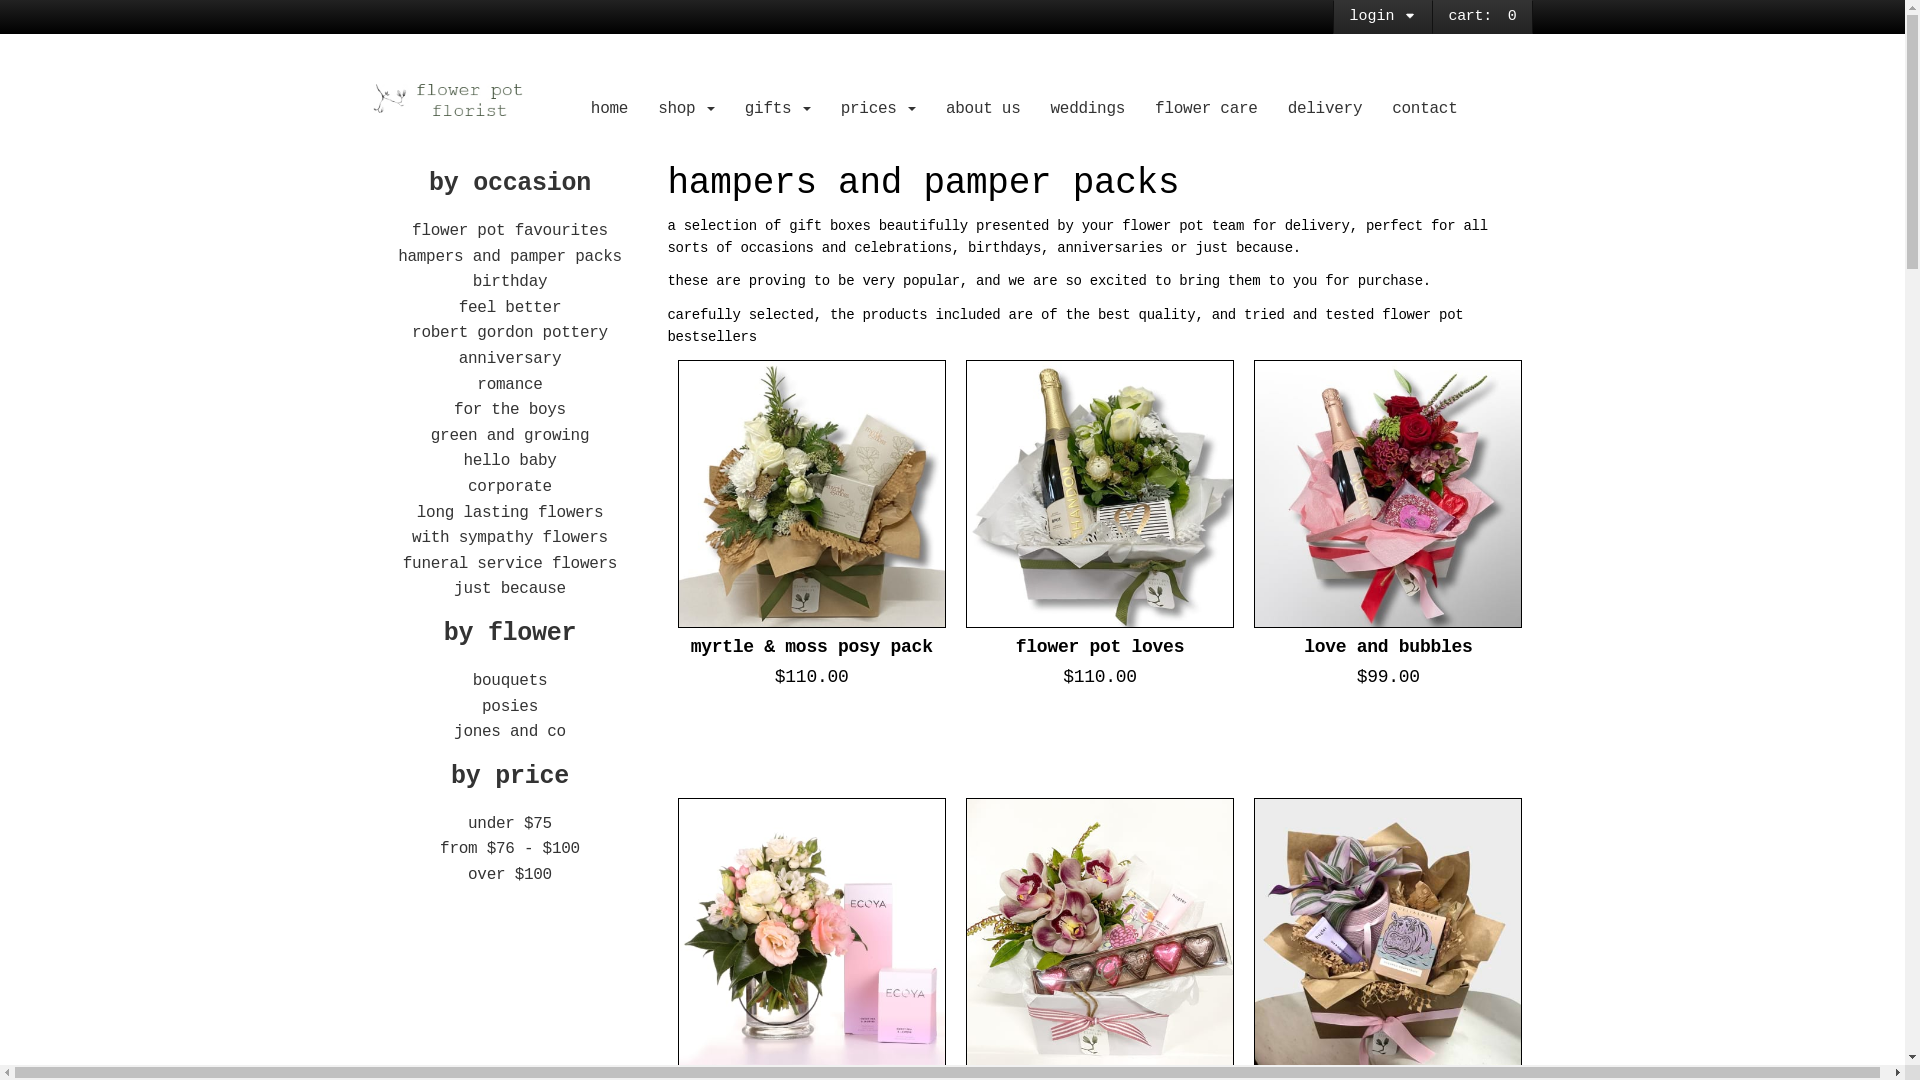 The image size is (1920, 1080). Describe the element at coordinates (509, 461) in the screenshot. I see `'hello baby'` at that location.